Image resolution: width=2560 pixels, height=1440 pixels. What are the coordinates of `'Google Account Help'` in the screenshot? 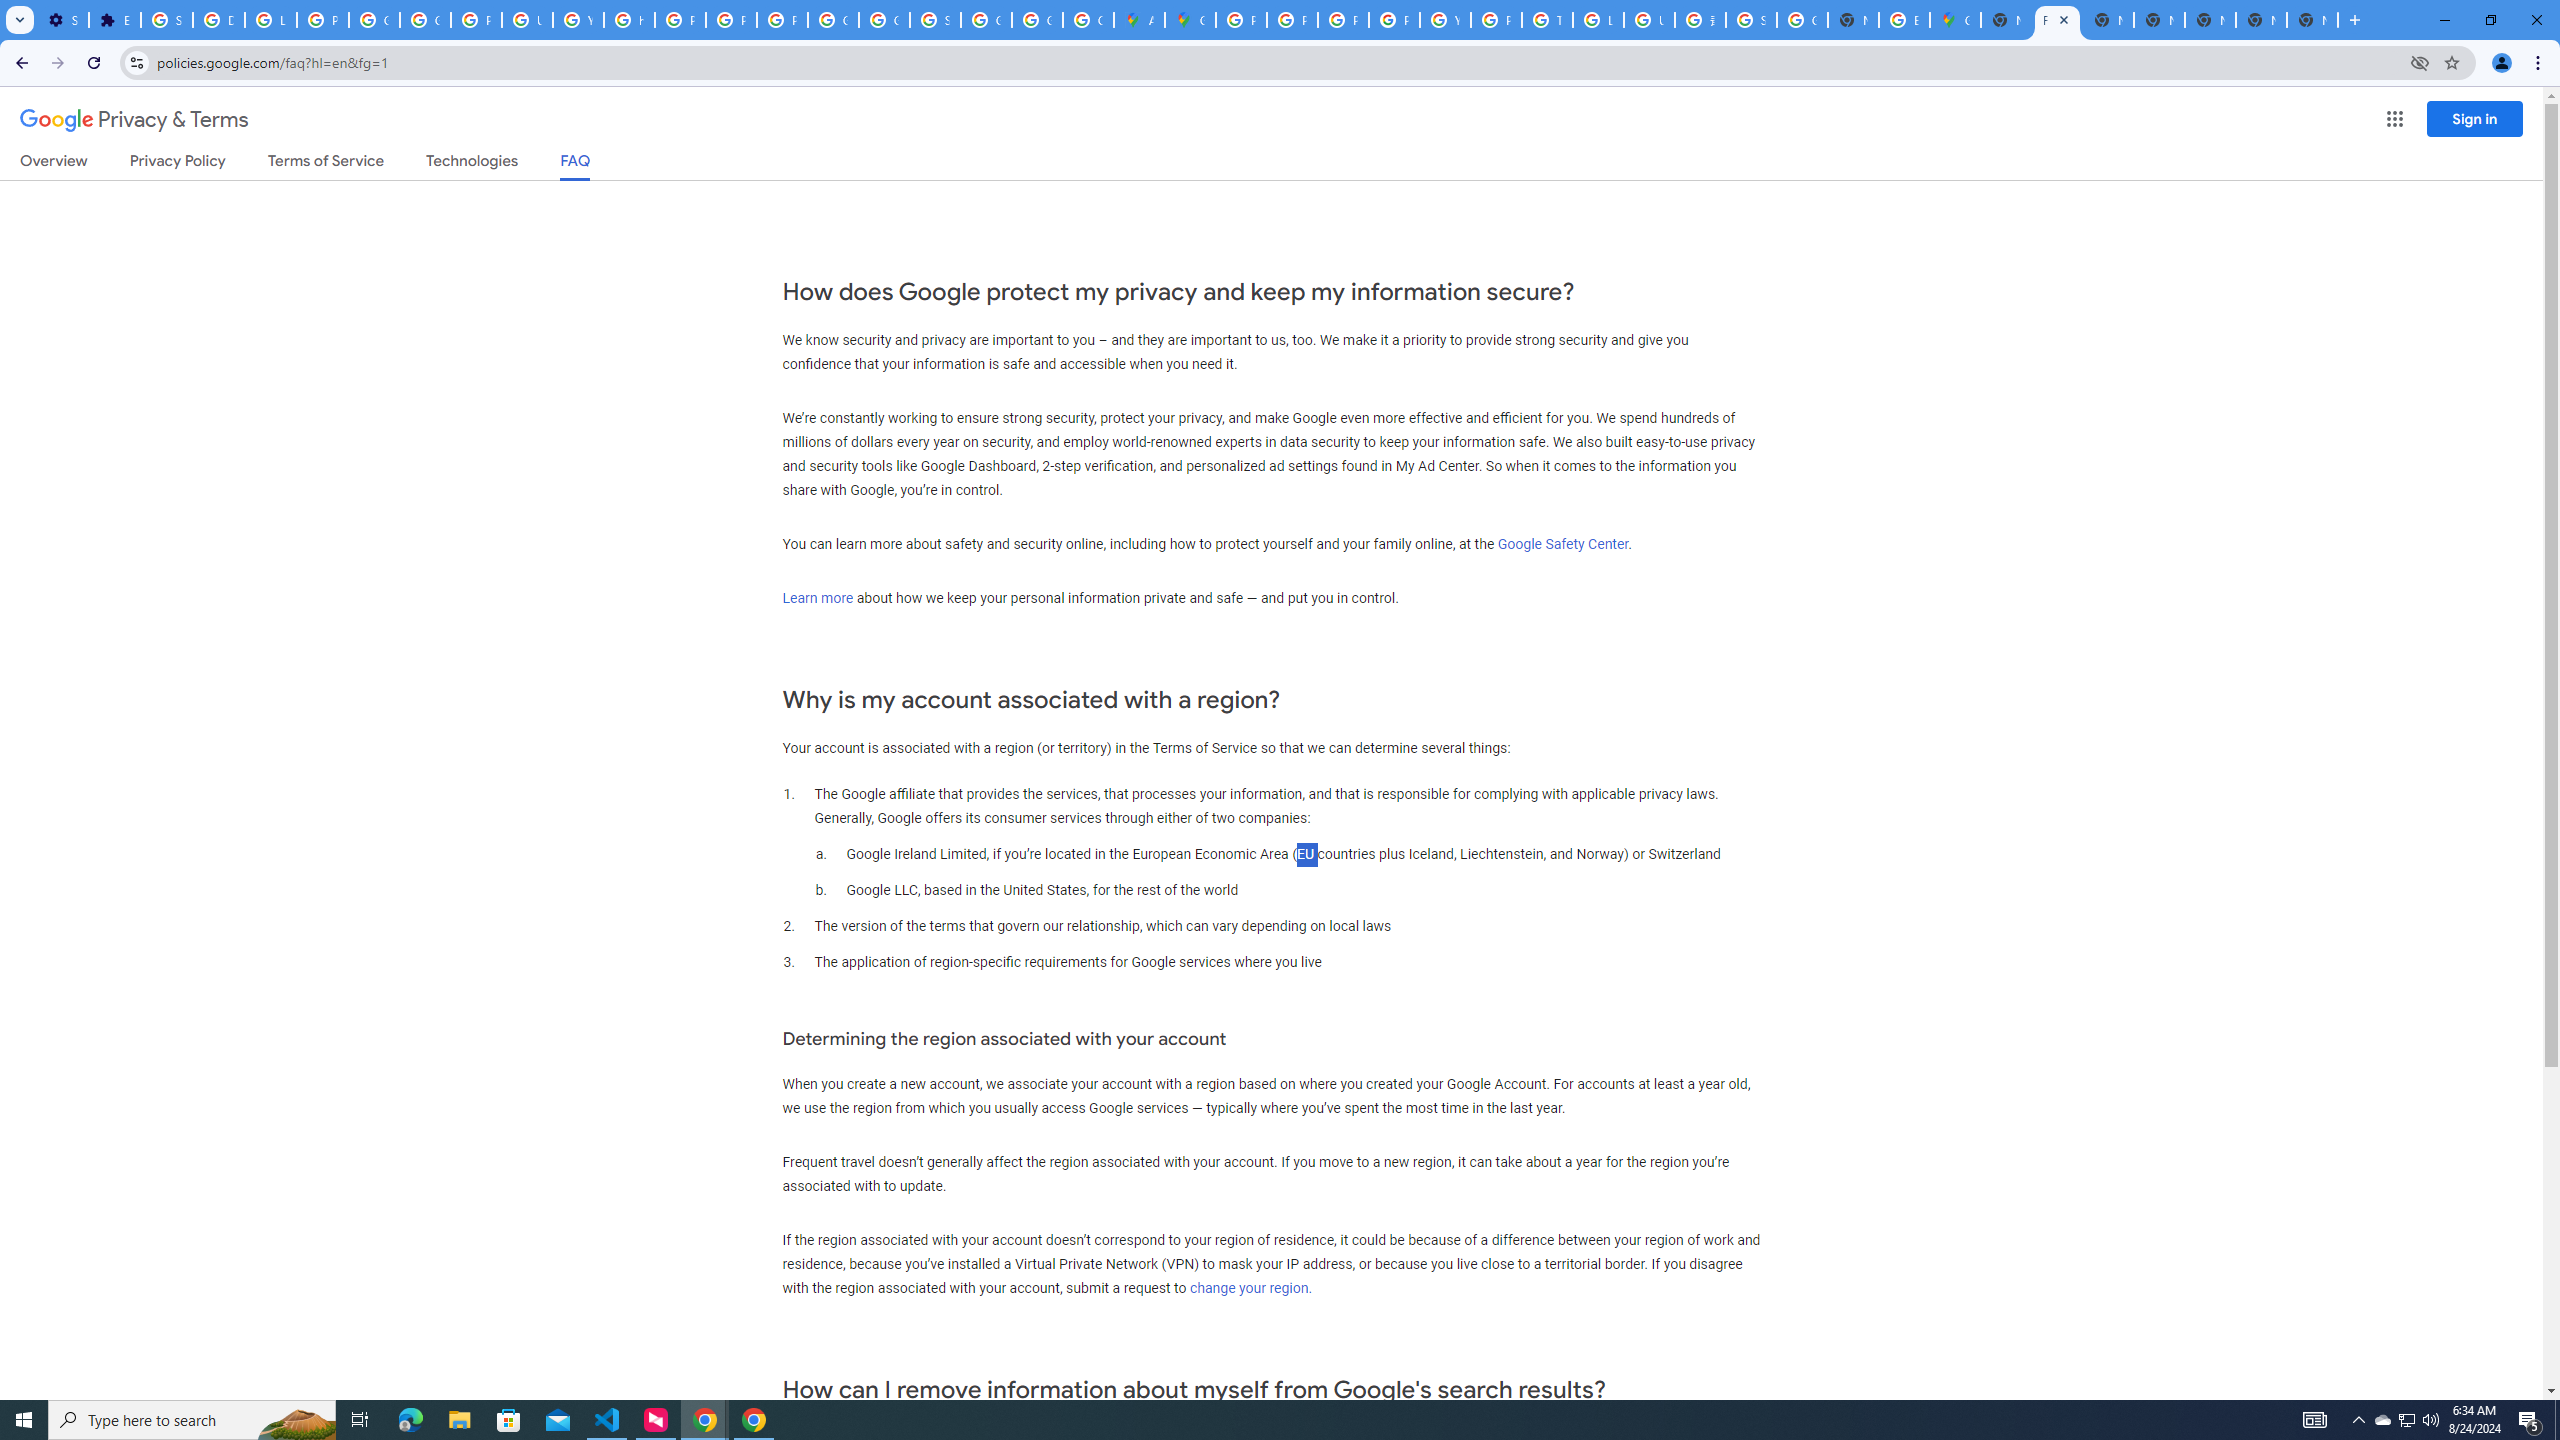 It's located at (375, 19).